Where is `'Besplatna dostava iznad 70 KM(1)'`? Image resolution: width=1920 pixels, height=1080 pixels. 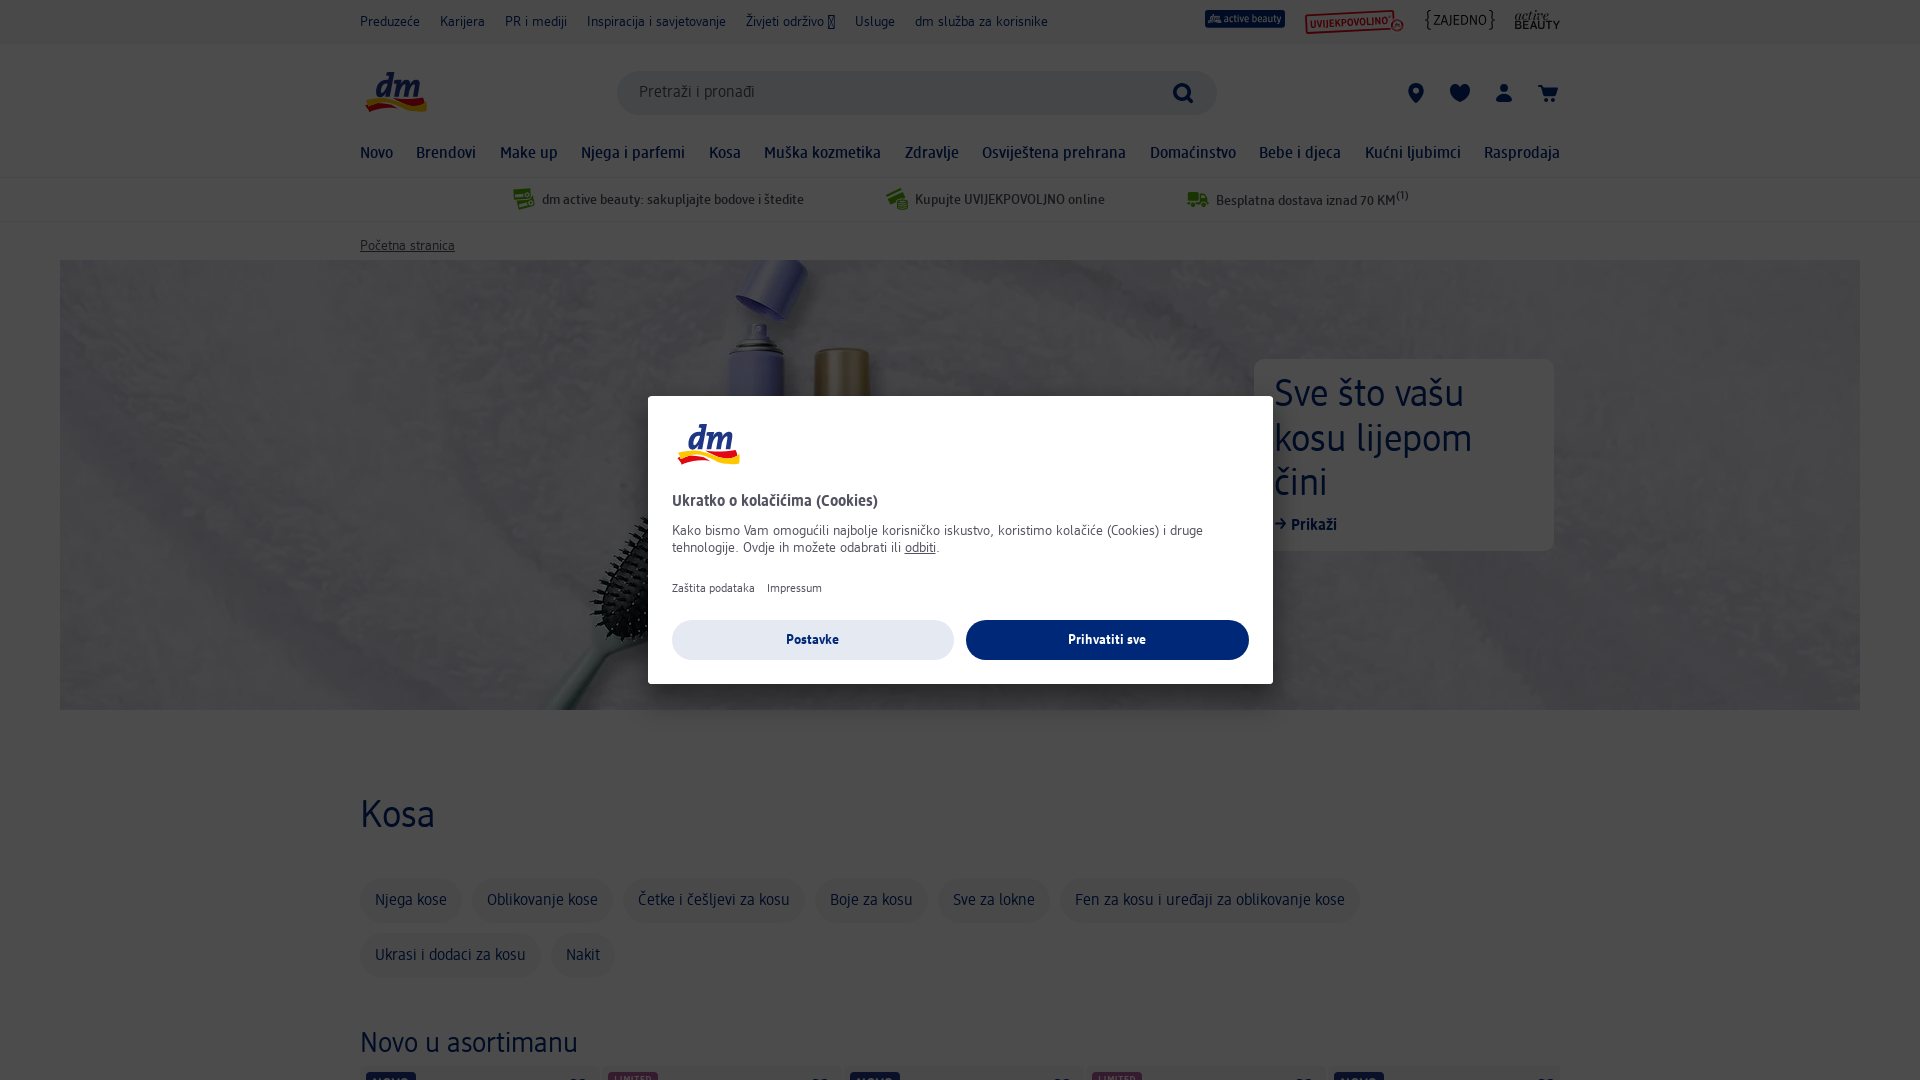
'Besplatna dostava iznad 70 KM(1)' is located at coordinates (1290, 199).